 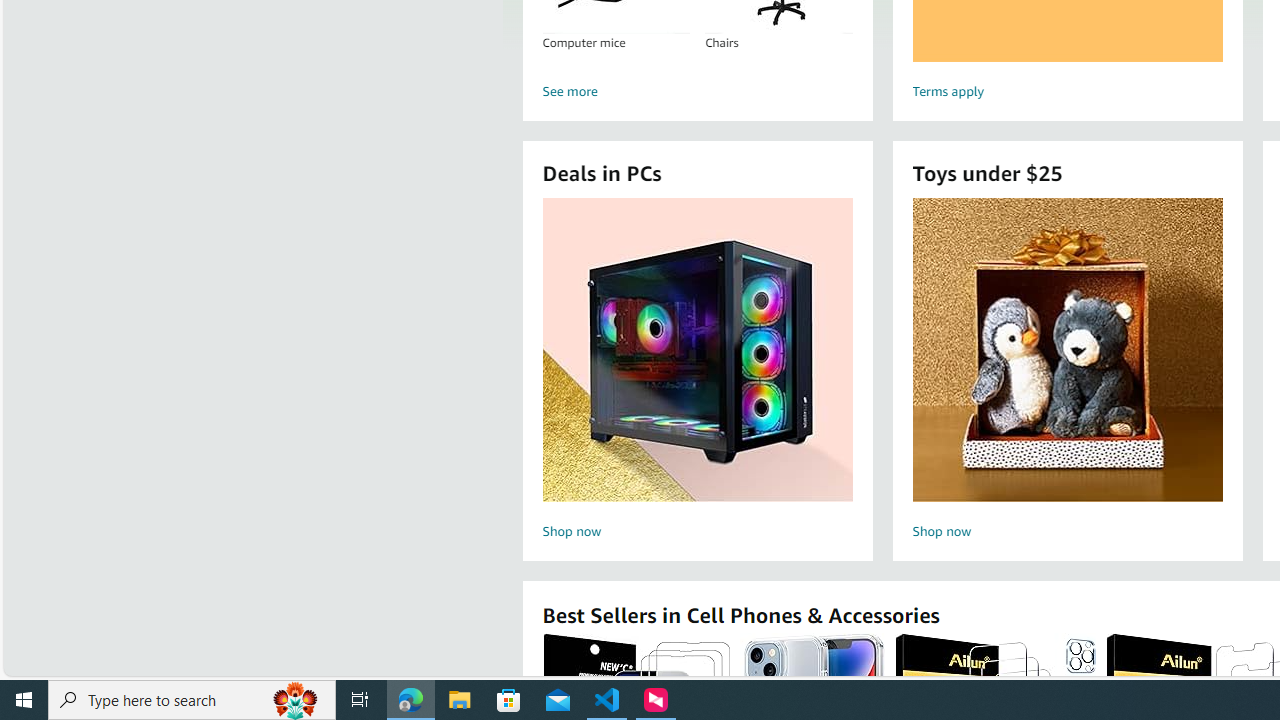 What do you see at coordinates (697, 348) in the screenshot?
I see `'Deals in PCs'` at bounding box center [697, 348].